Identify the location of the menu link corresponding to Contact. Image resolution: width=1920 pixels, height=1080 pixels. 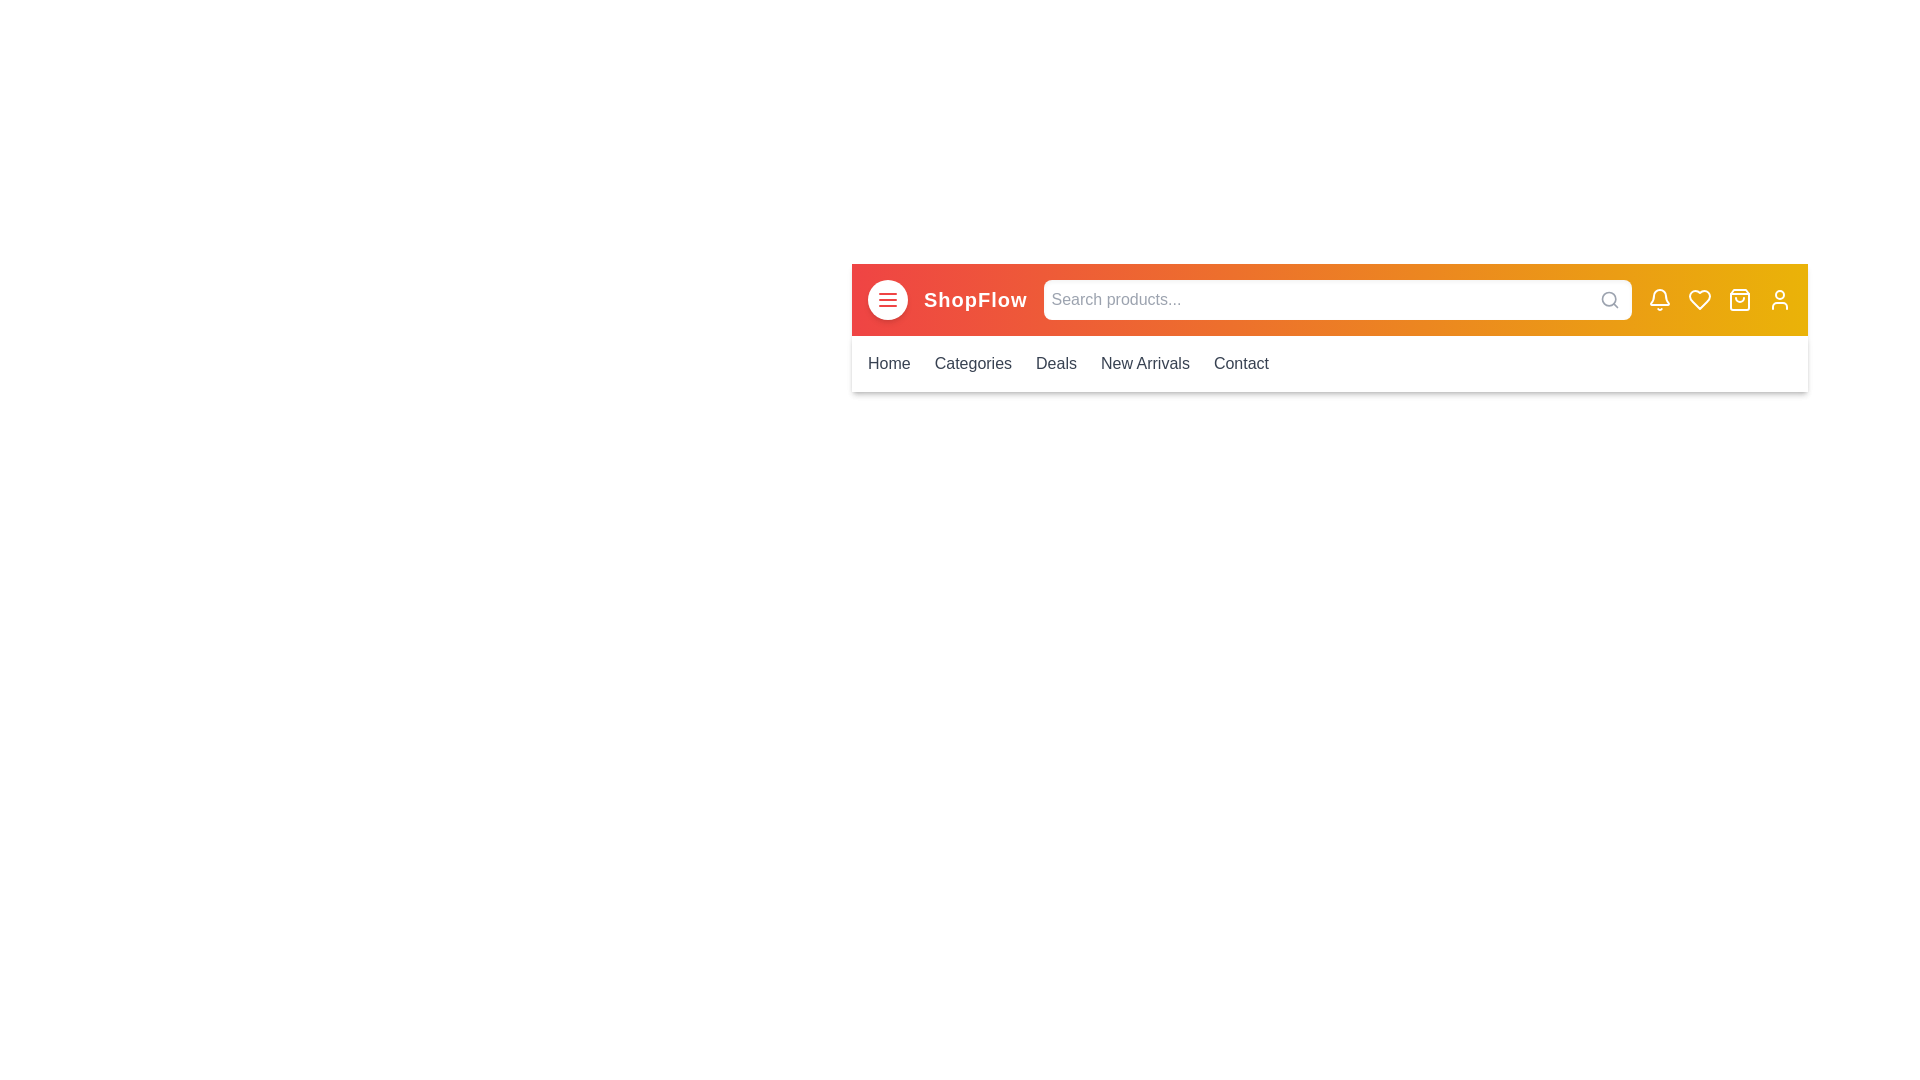
(1240, 363).